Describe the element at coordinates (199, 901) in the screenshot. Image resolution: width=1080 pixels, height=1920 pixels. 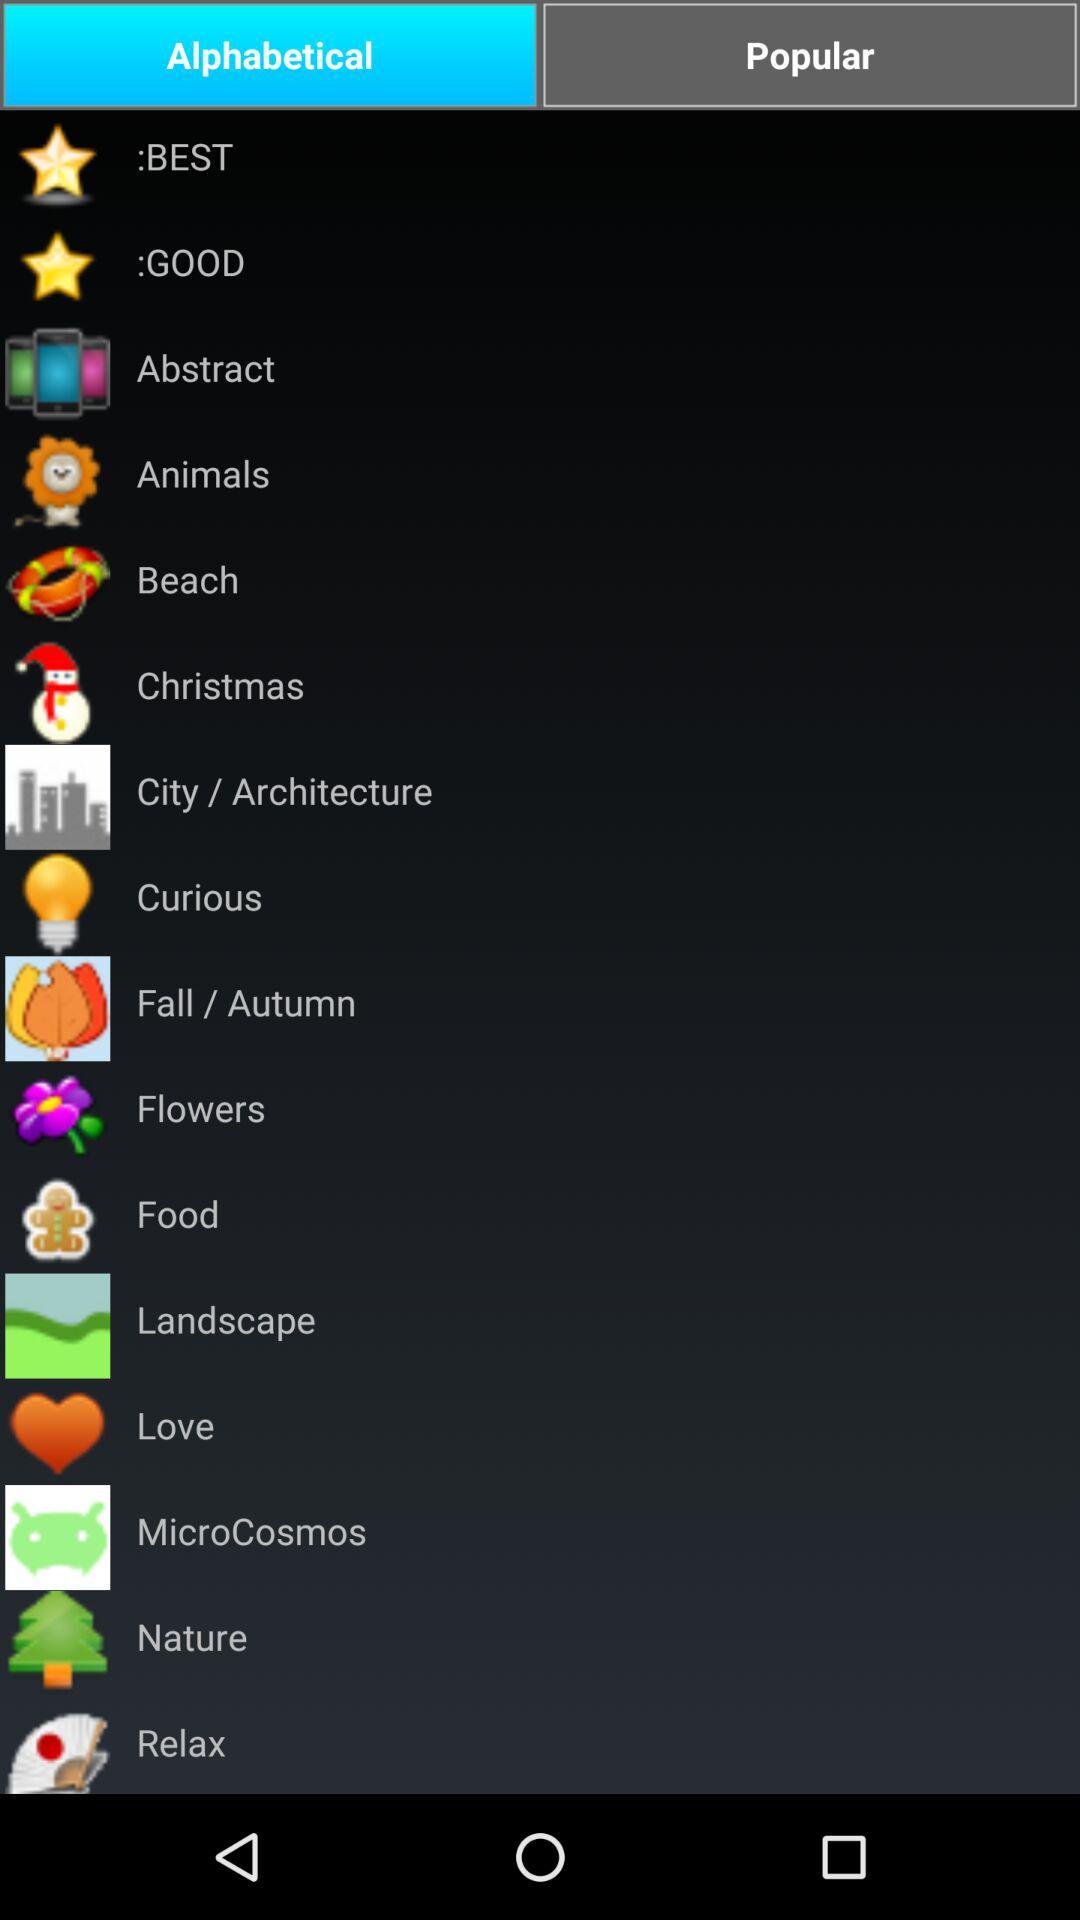
I see `the curious icon` at that location.